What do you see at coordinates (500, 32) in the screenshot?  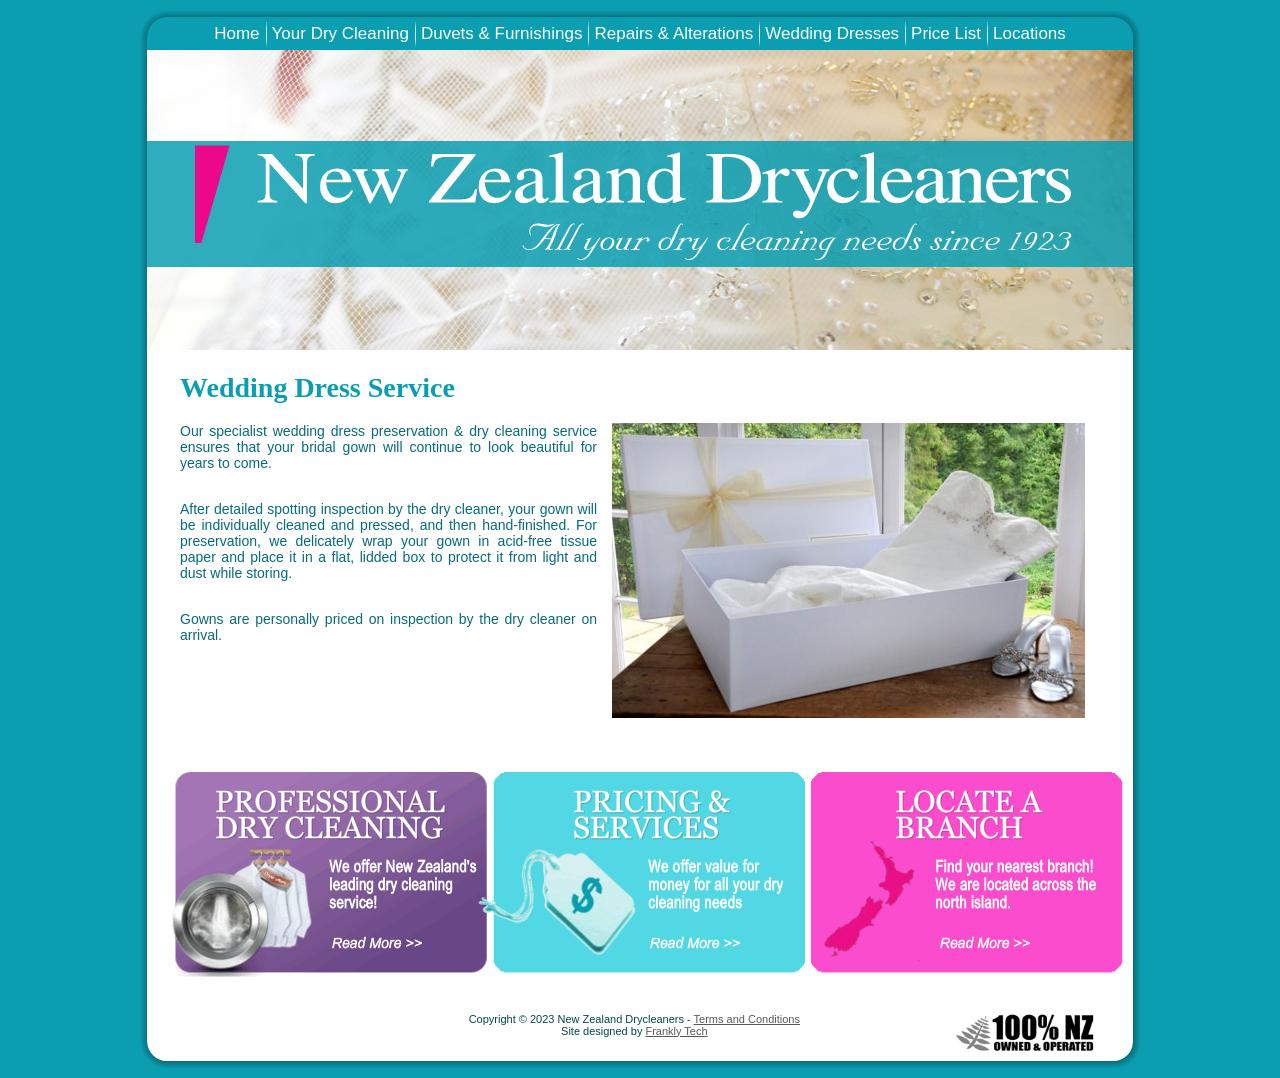 I see `'Duvets & Furnishings'` at bounding box center [500, 32].